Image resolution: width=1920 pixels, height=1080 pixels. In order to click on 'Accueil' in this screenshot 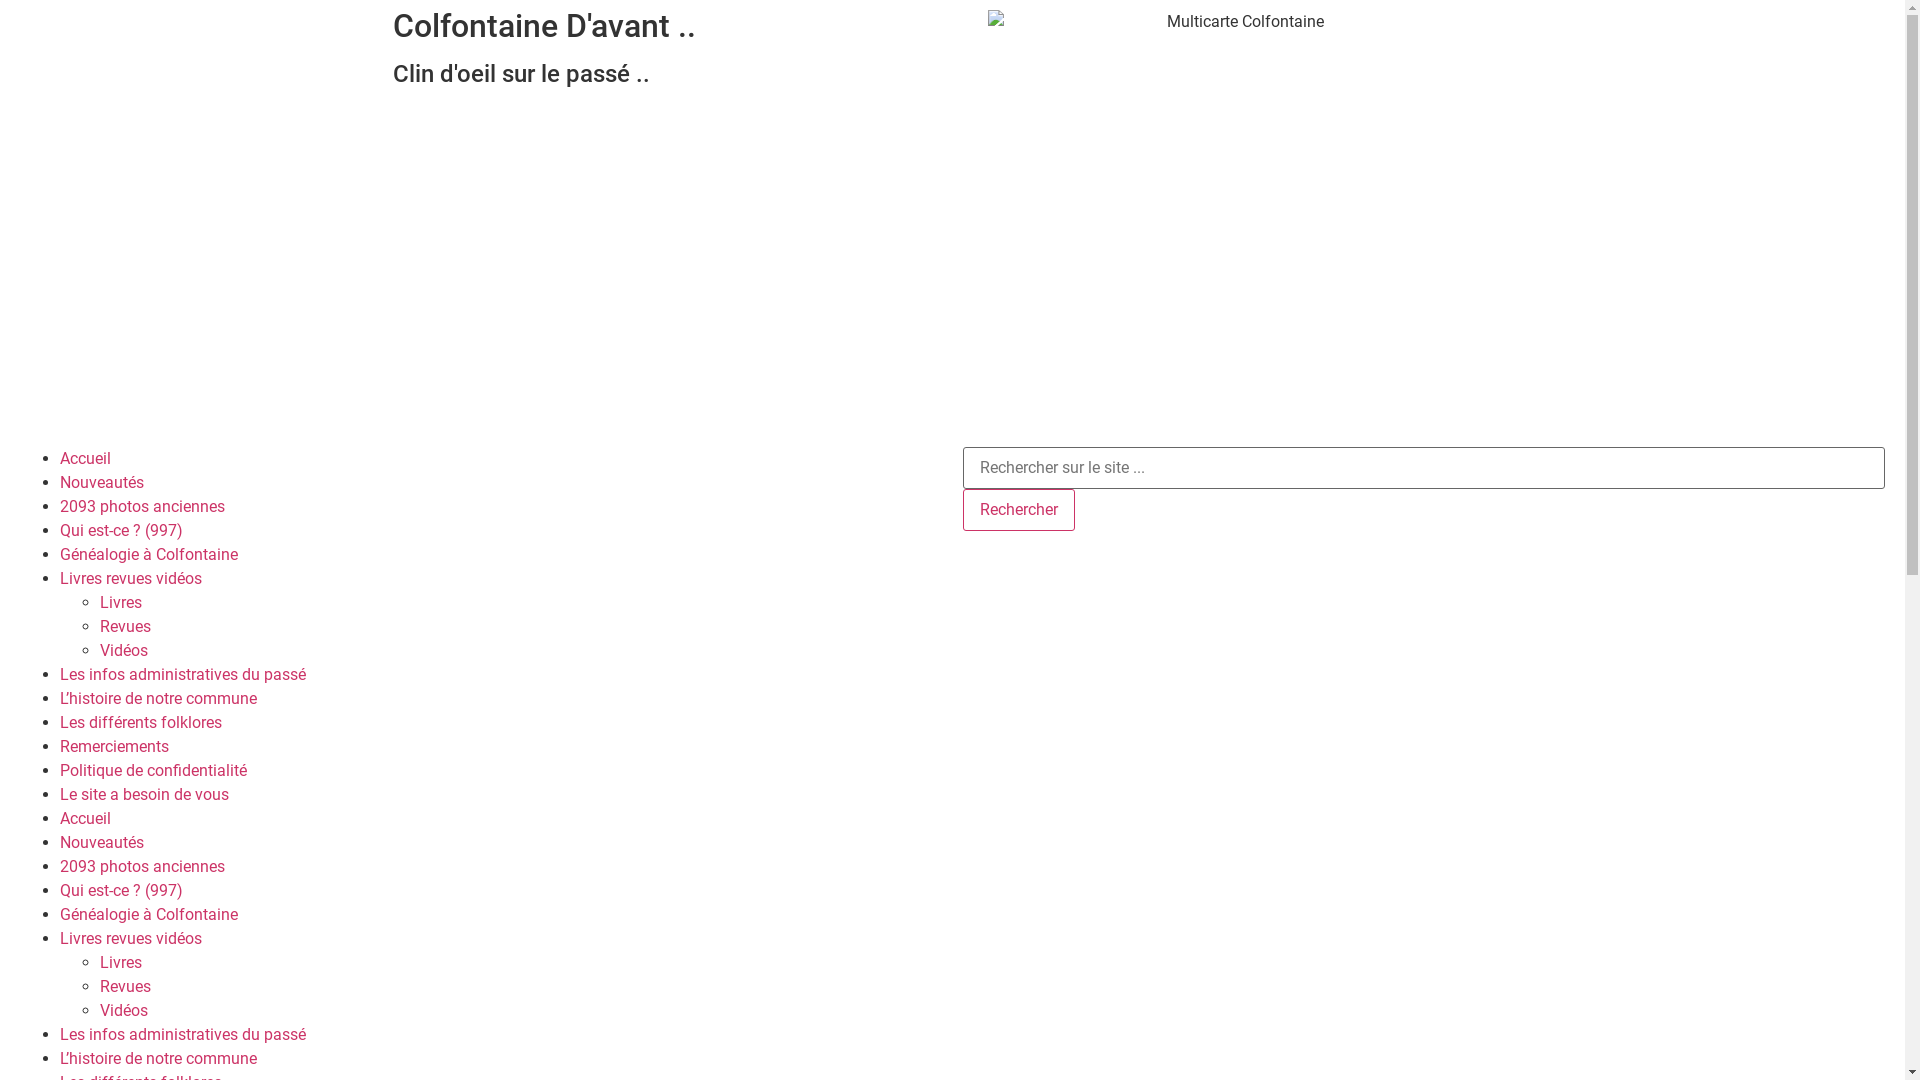, I will do `click(84, 818)`.